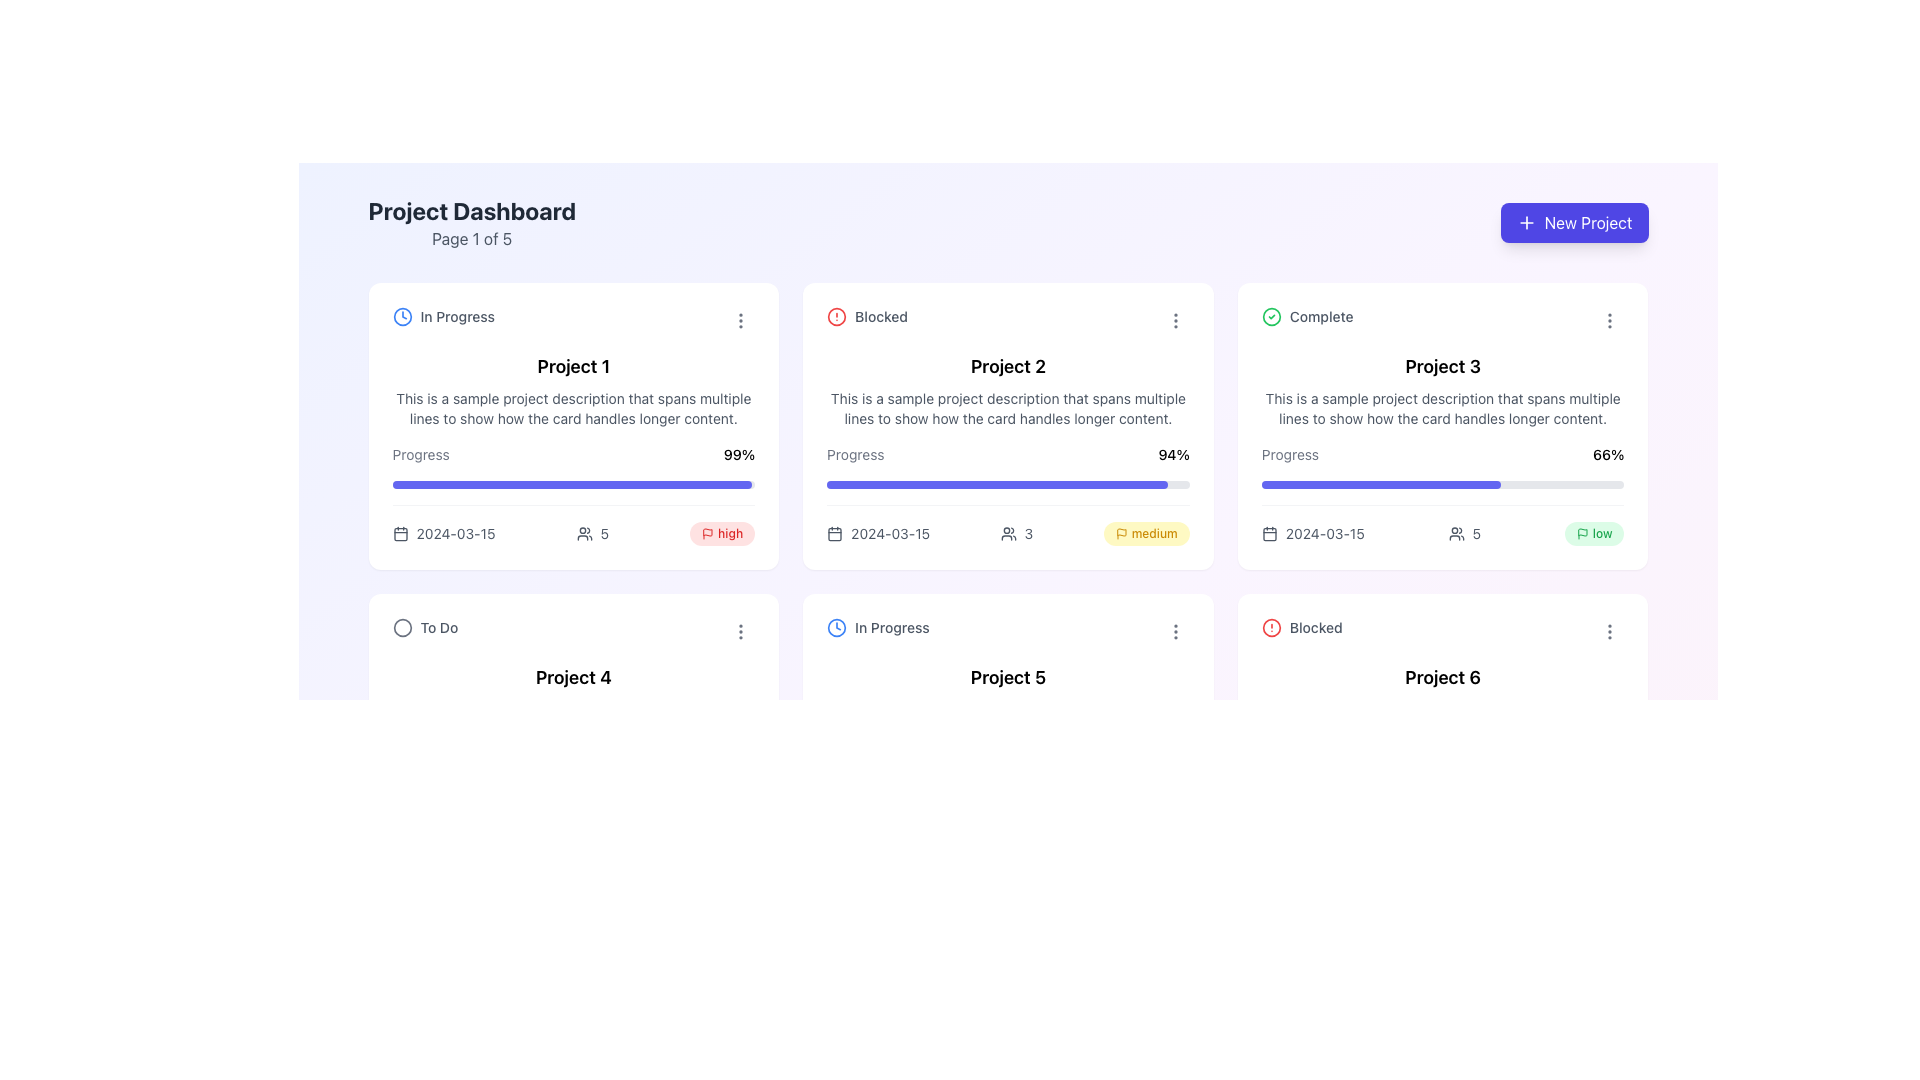 The image size is (1920, 1080). Describe the element at coordinates (1270, 315) in the screenshot. I see `the SVG Circle indicating the completion status of Project 3, positioned before the 'Complete' label in the project card` at that location.